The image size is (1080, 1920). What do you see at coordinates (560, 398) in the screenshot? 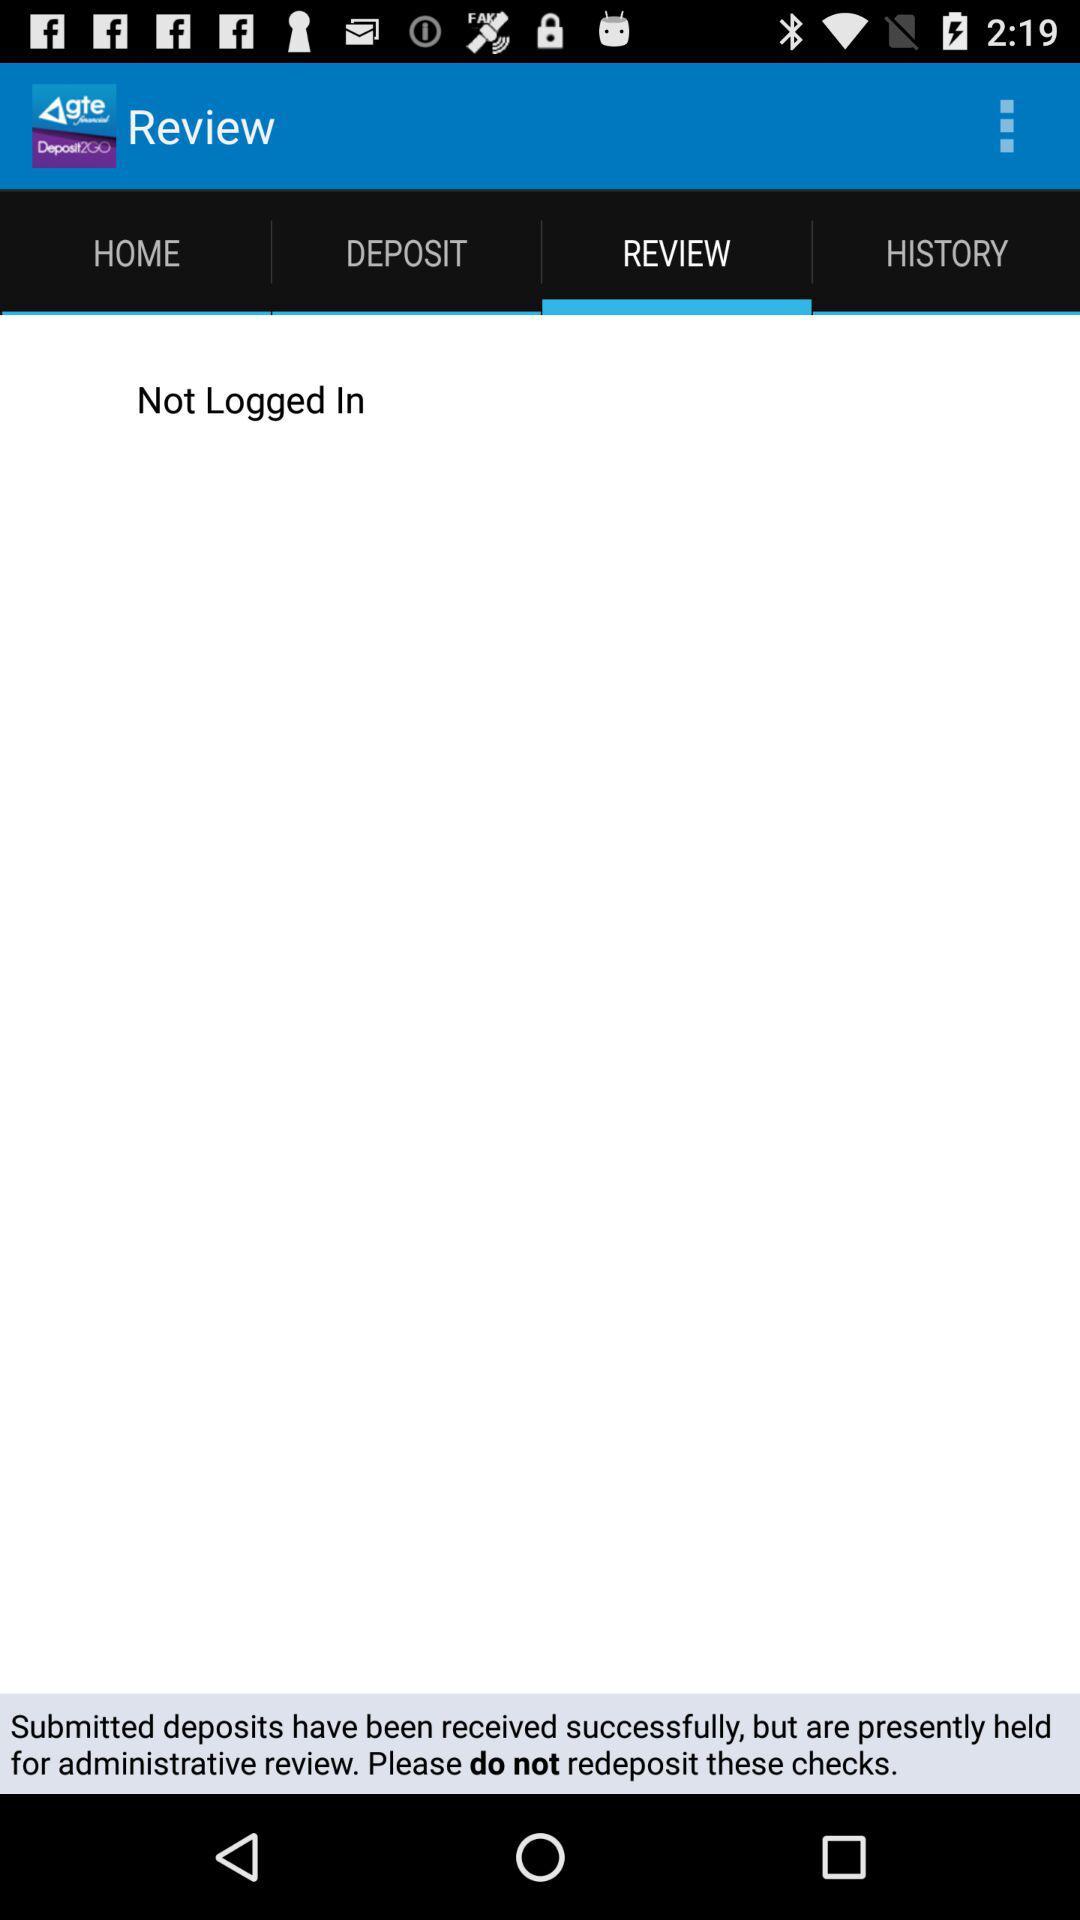
I see `the icon above the submitted deposits have icon` at bounding box center [560, 398].